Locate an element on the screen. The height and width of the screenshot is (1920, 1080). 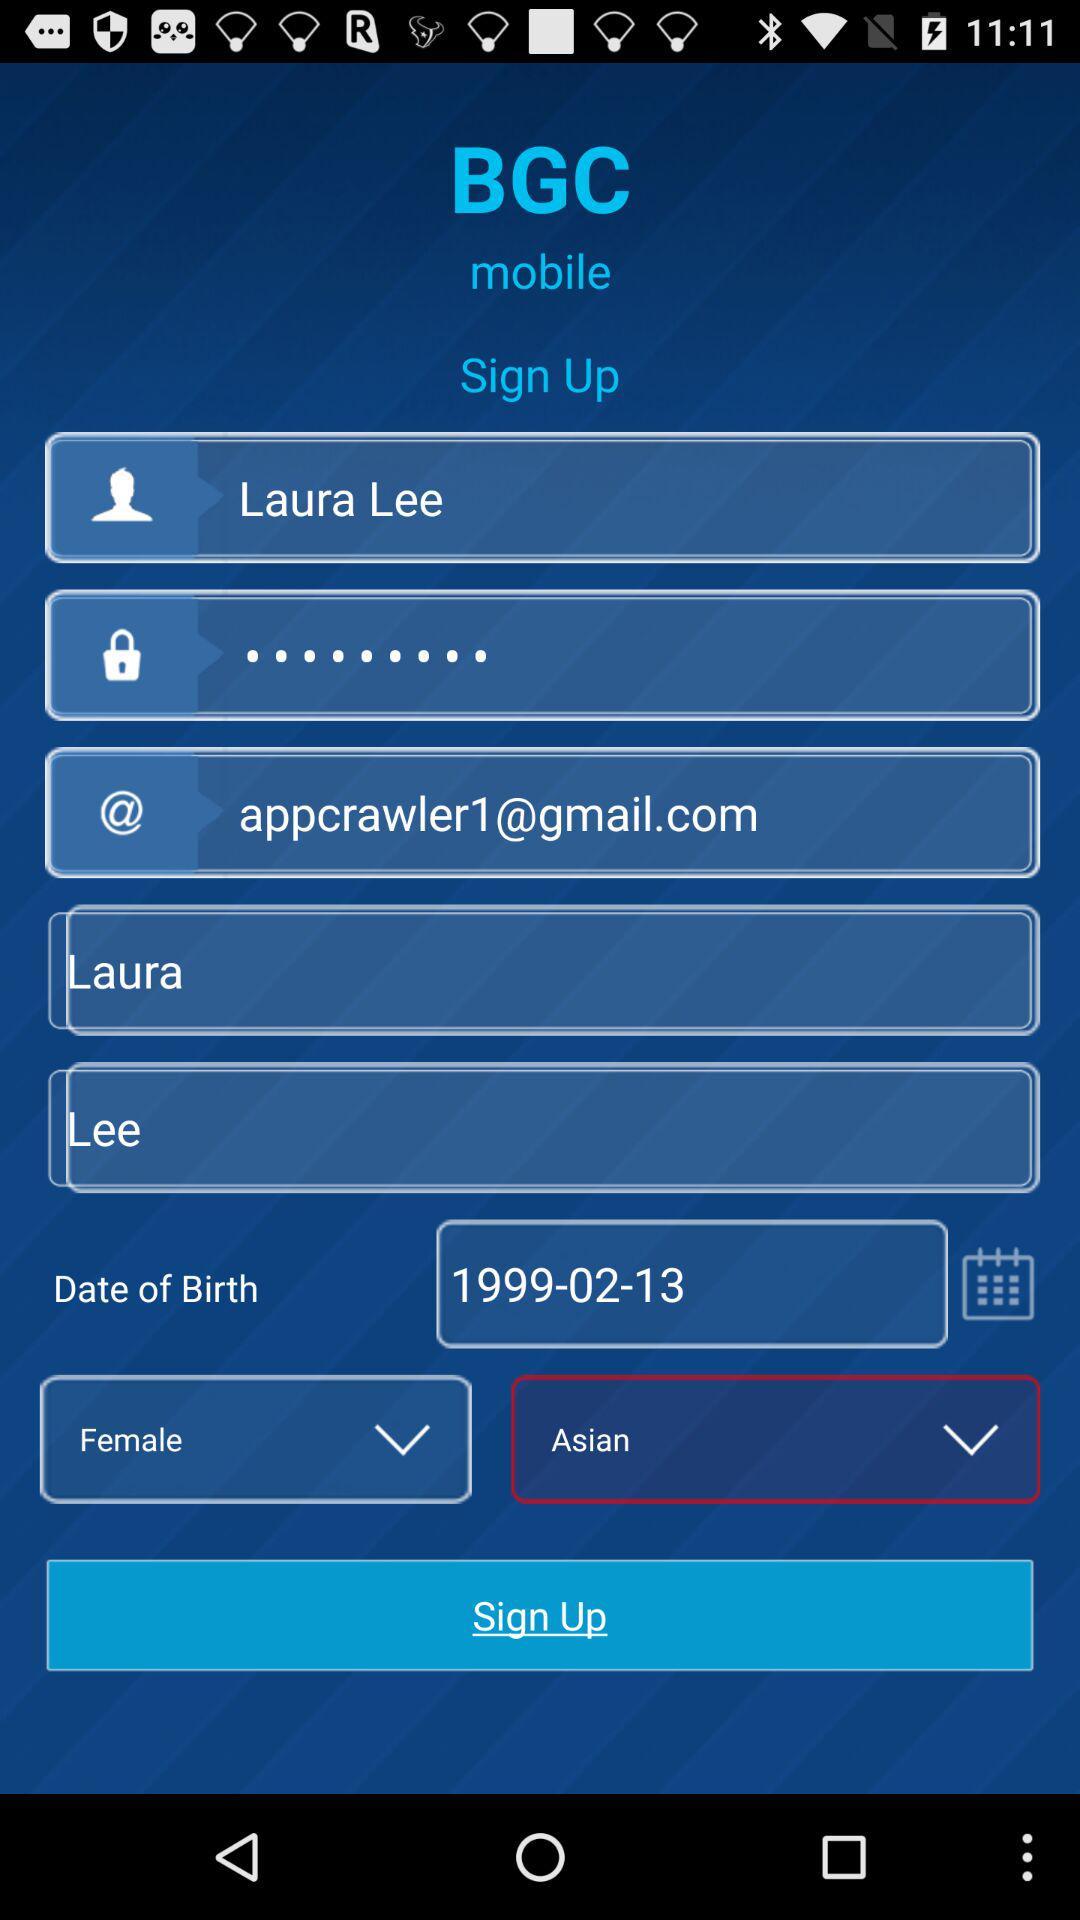
the date_range icon is located at coordinates (998, 1373).